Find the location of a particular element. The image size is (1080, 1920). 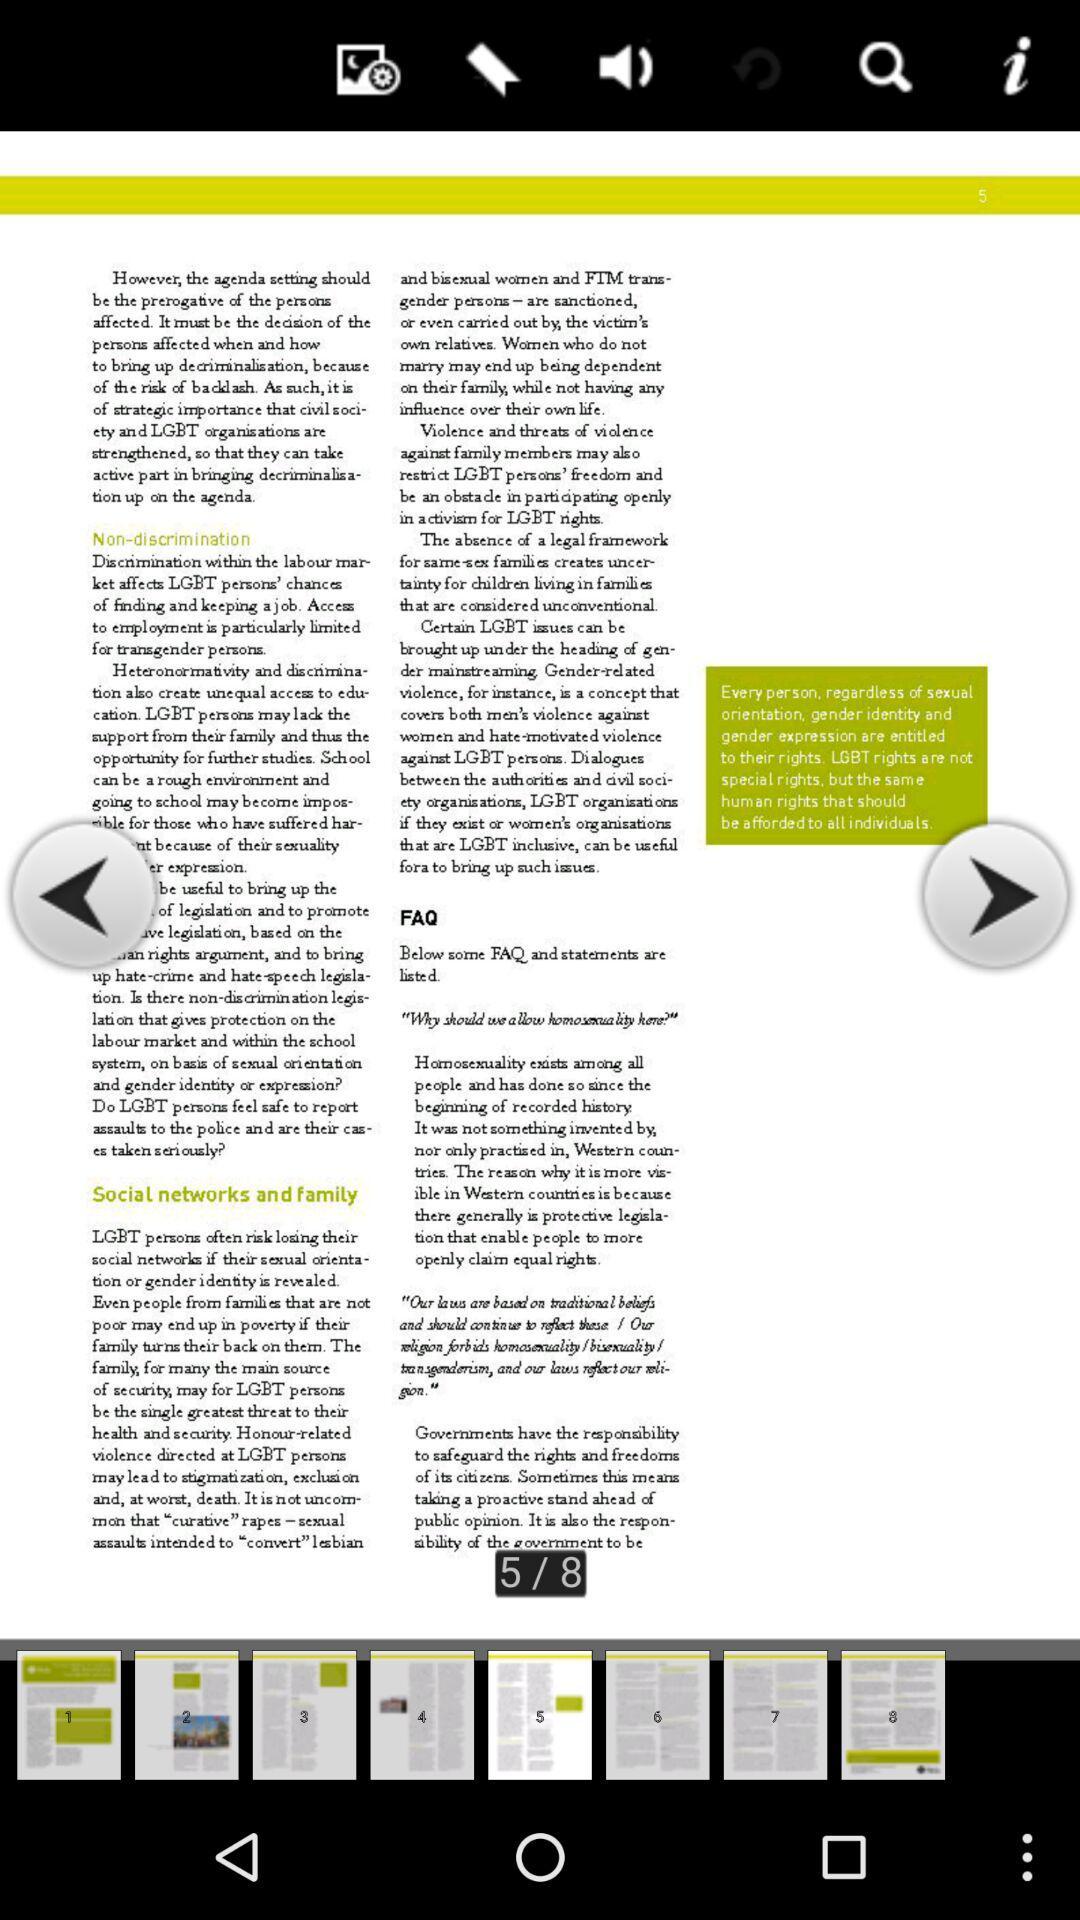

the icon on the right is located at coordinates (994, 895).